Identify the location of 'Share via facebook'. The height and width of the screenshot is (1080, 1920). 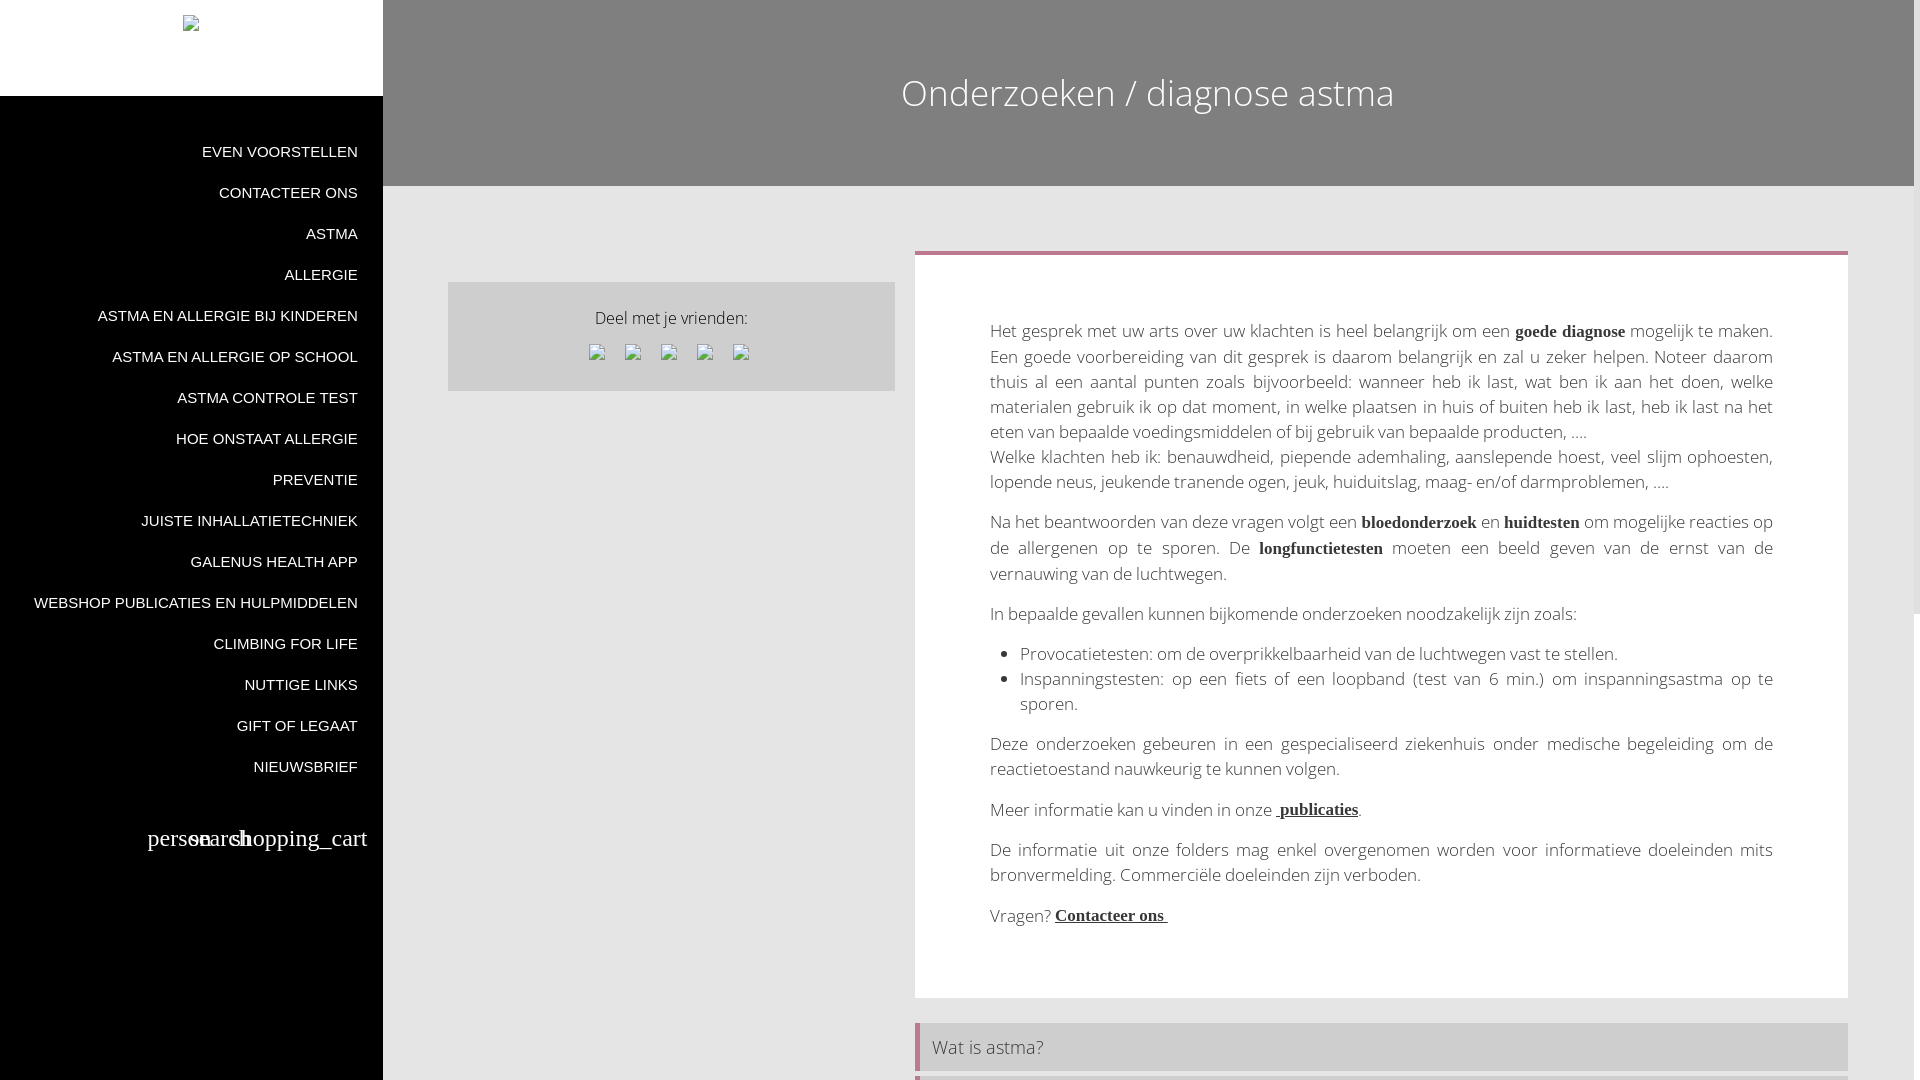
(599, 353).